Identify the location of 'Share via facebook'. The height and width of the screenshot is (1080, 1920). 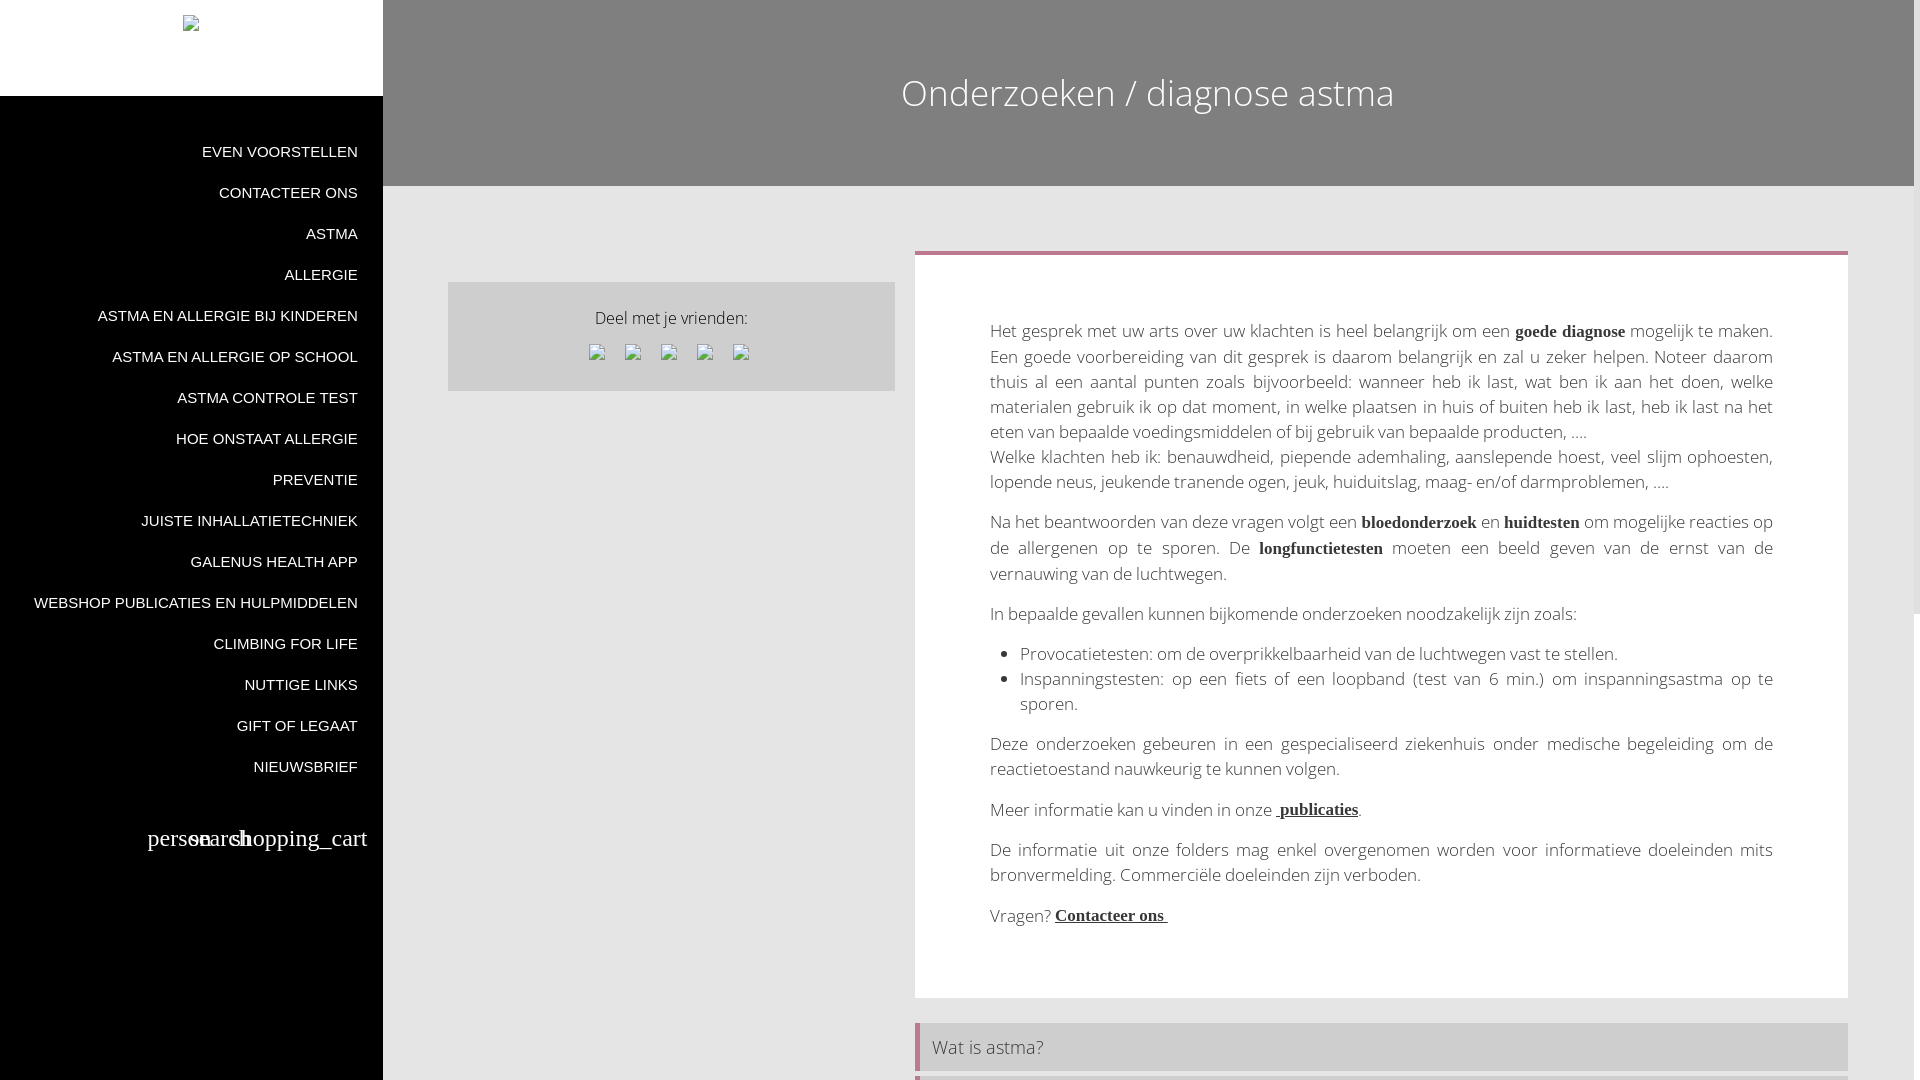
(599, 353).